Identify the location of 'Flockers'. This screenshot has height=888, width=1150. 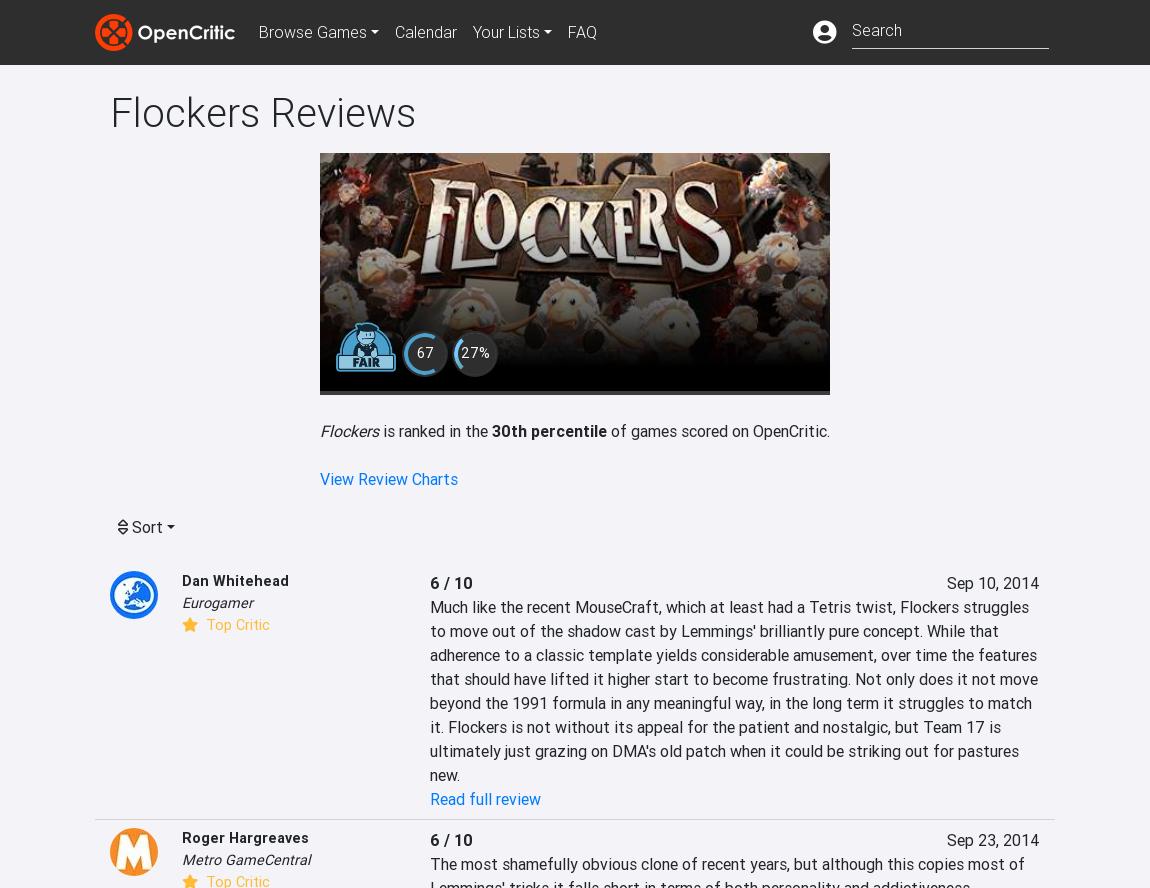
(349, 430).